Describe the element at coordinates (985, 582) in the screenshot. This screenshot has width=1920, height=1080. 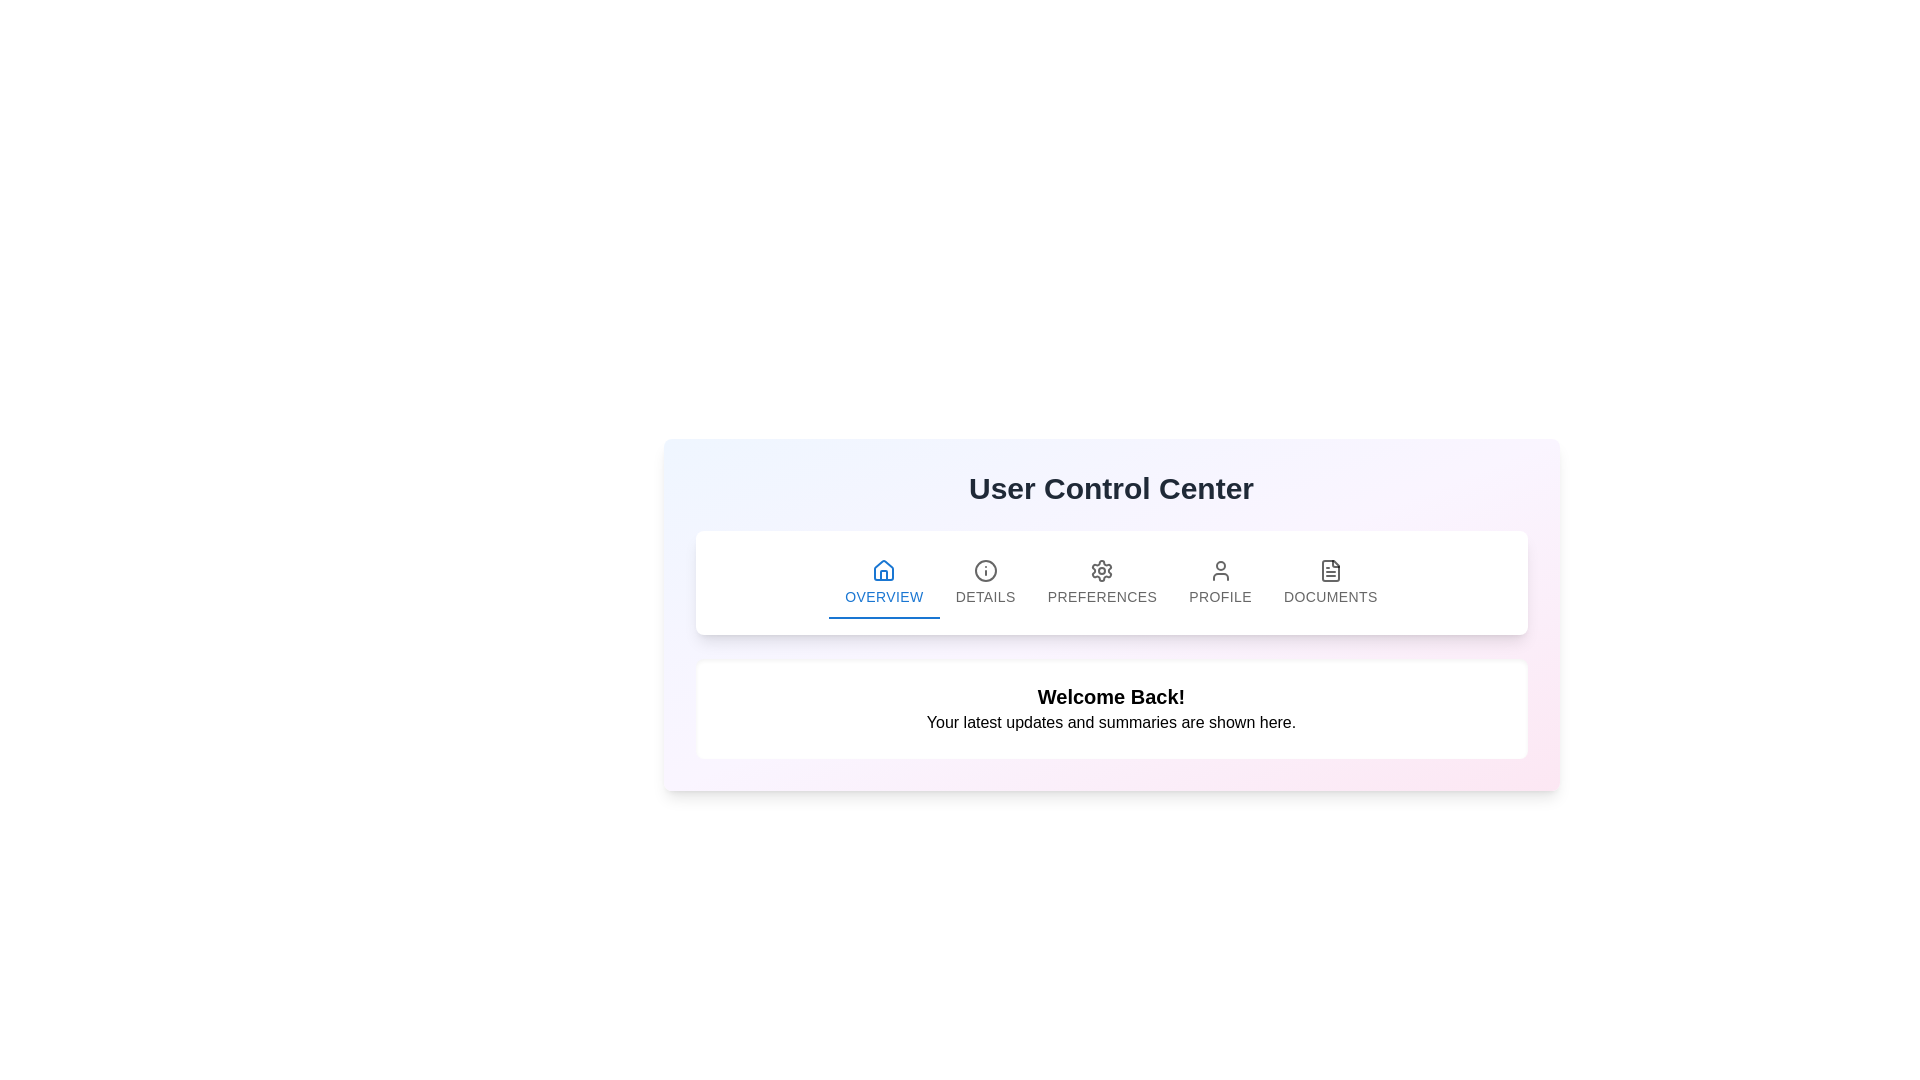
I see `the 'Details' tab, which is styled with a subtle raised appearance and is located between the 'Overview' and 'Preferences' tabs` at that location.